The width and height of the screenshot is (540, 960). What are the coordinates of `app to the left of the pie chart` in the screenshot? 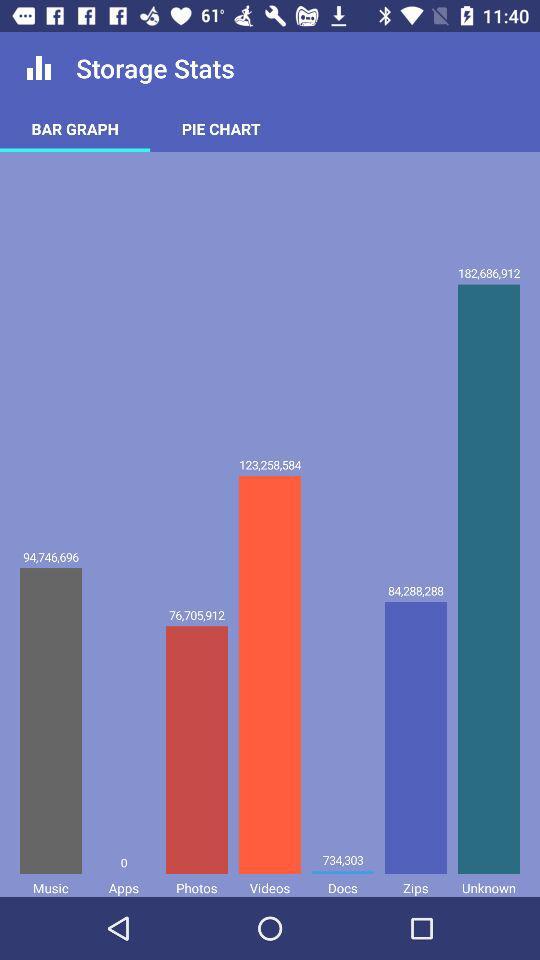 It's located at (74, 127).